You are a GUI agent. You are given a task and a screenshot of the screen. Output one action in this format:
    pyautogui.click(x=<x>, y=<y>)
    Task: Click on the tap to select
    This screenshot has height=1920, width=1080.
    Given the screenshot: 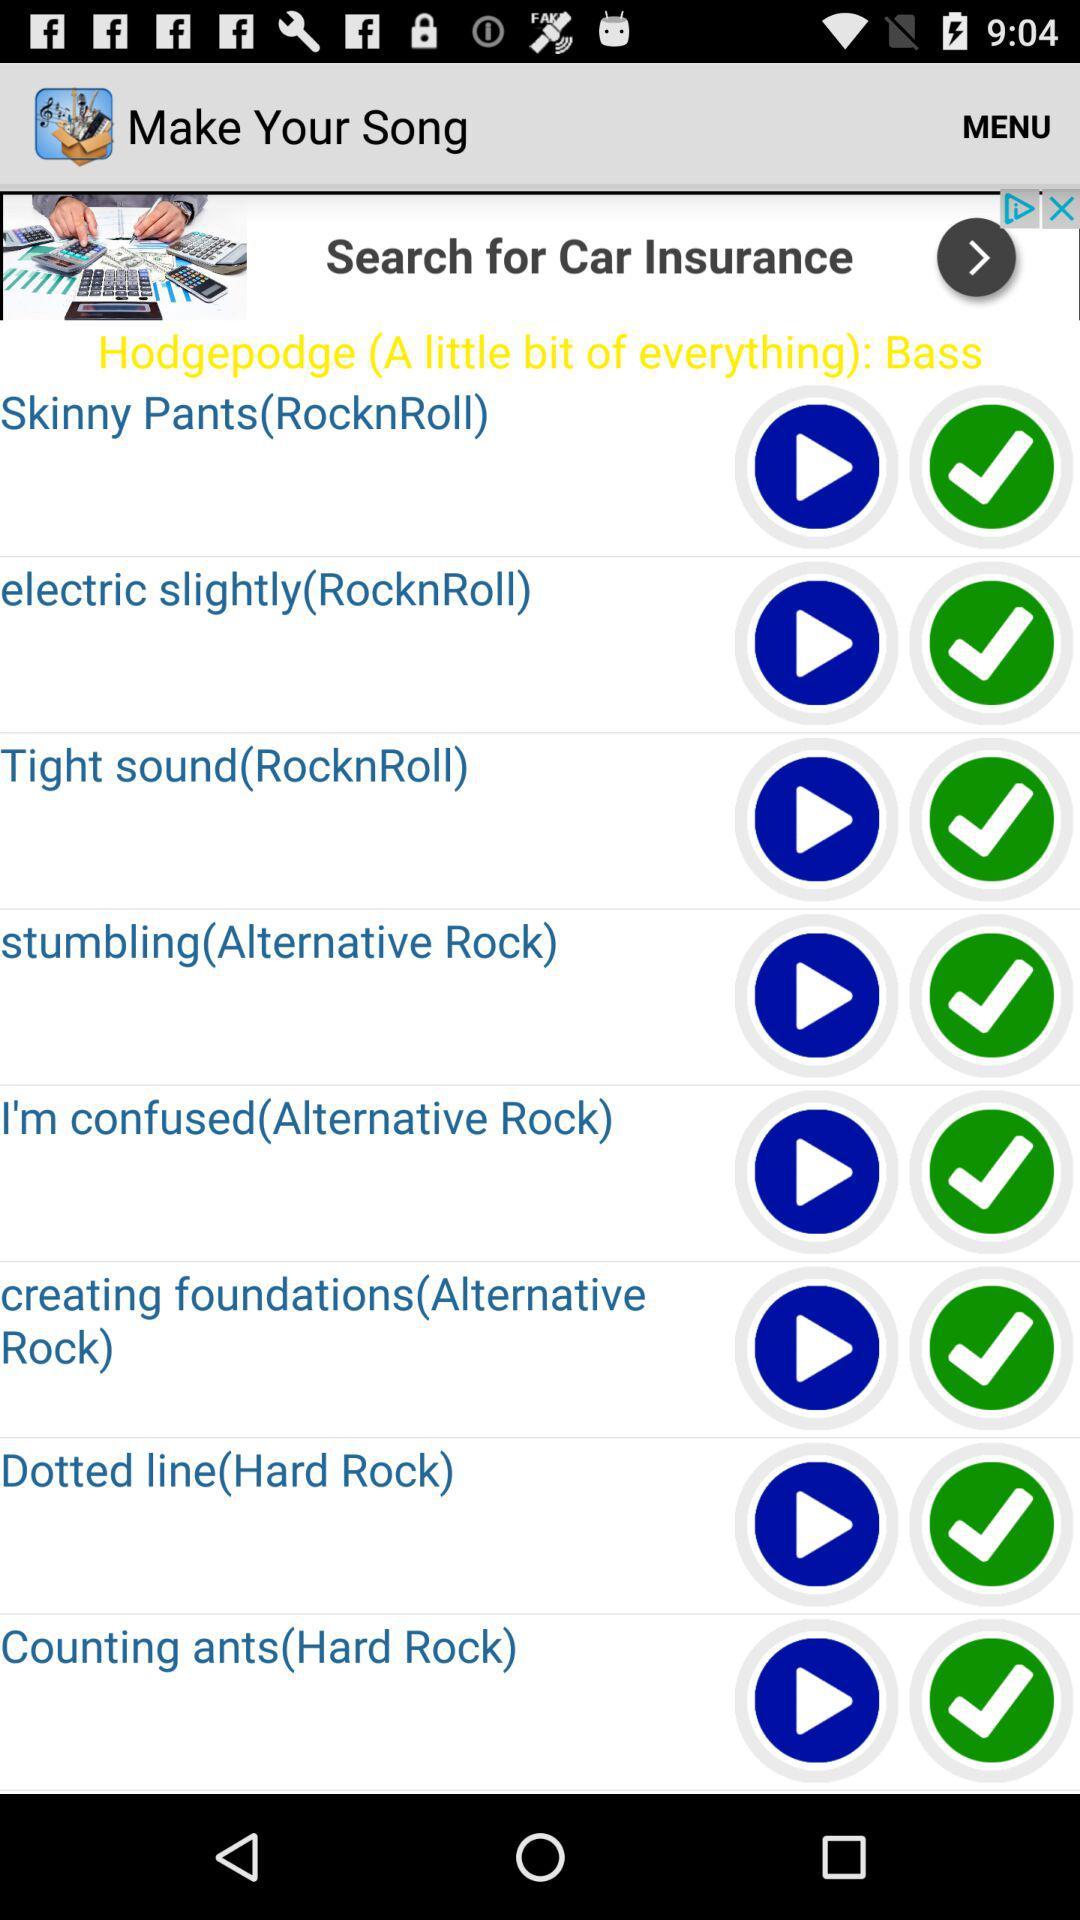 What is the action you would take?
    pyautogui.click(x=992, y=467)
    